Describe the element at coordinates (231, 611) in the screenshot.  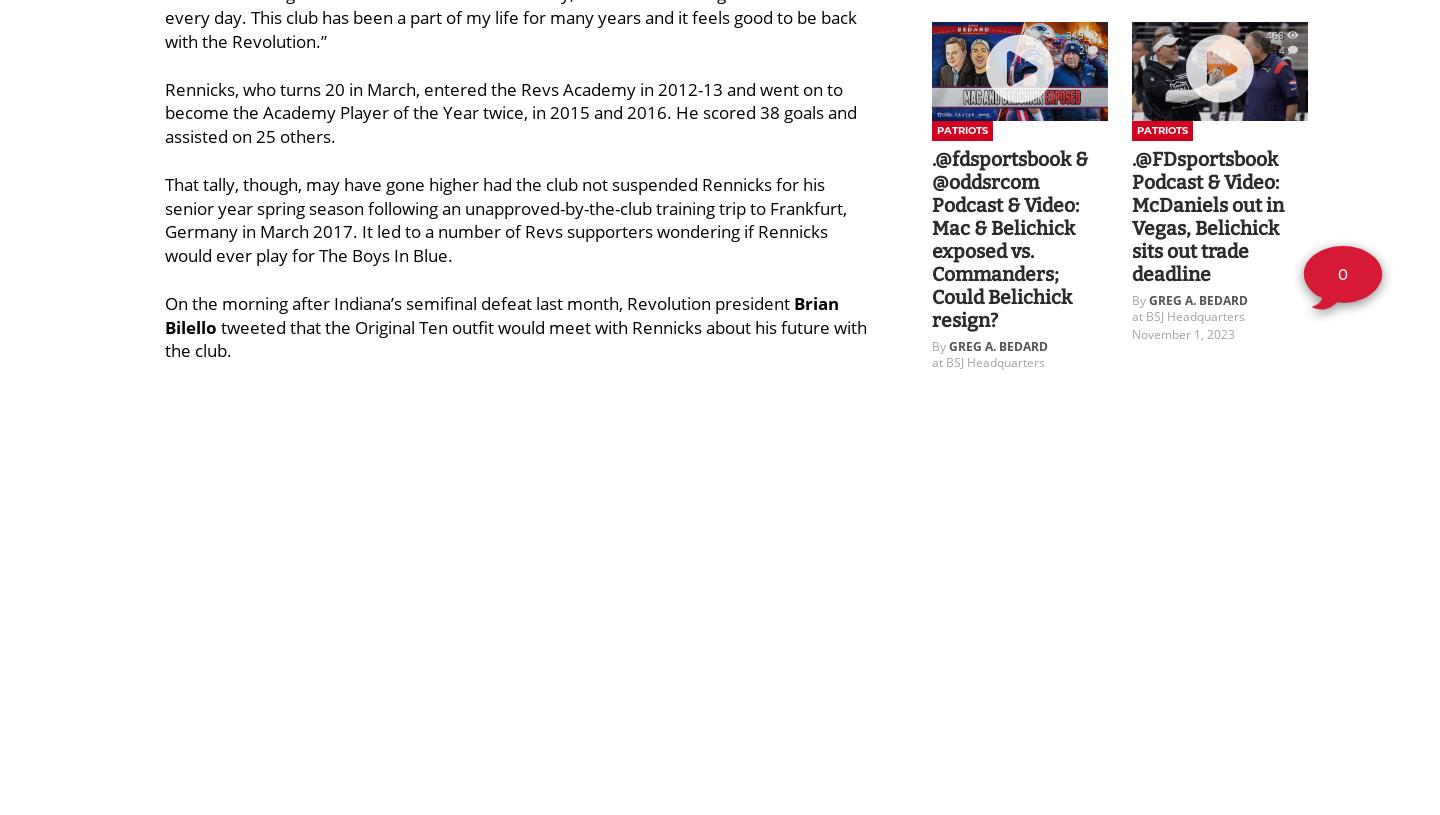
I see `'on loan, turning'` at that location.